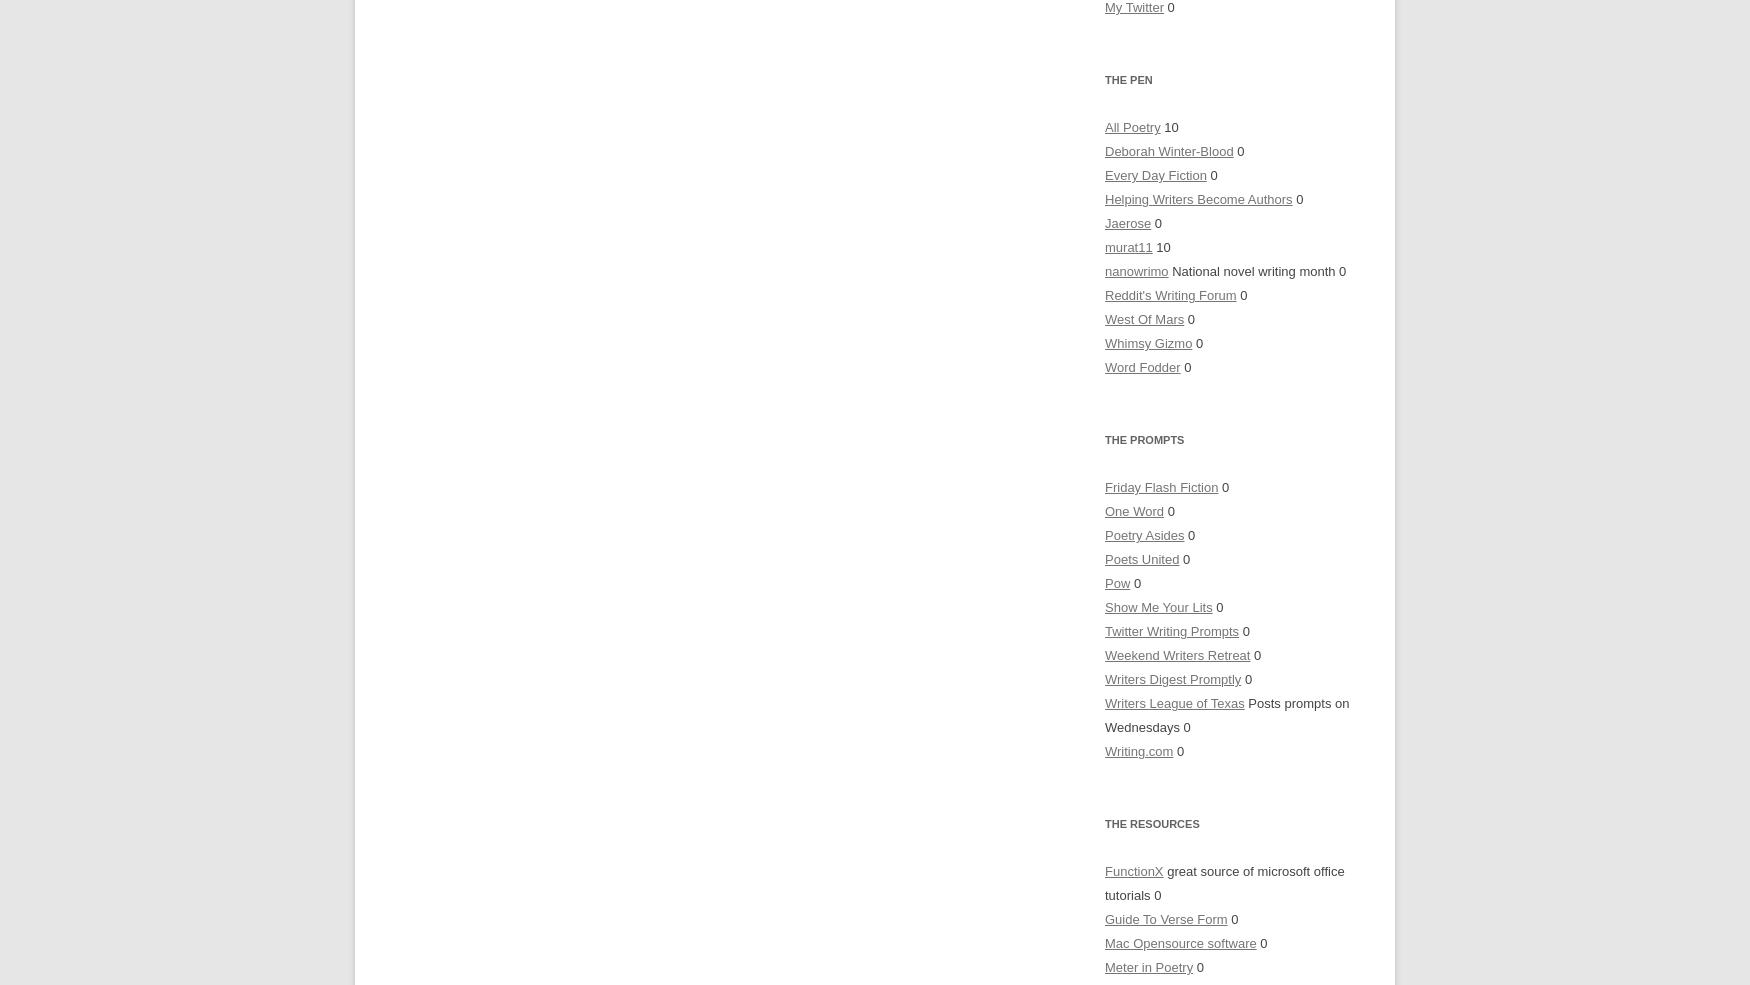 The height and width of the screenshot is (985, 1750). I want to click on 'Poets United', so click(1141, 559).